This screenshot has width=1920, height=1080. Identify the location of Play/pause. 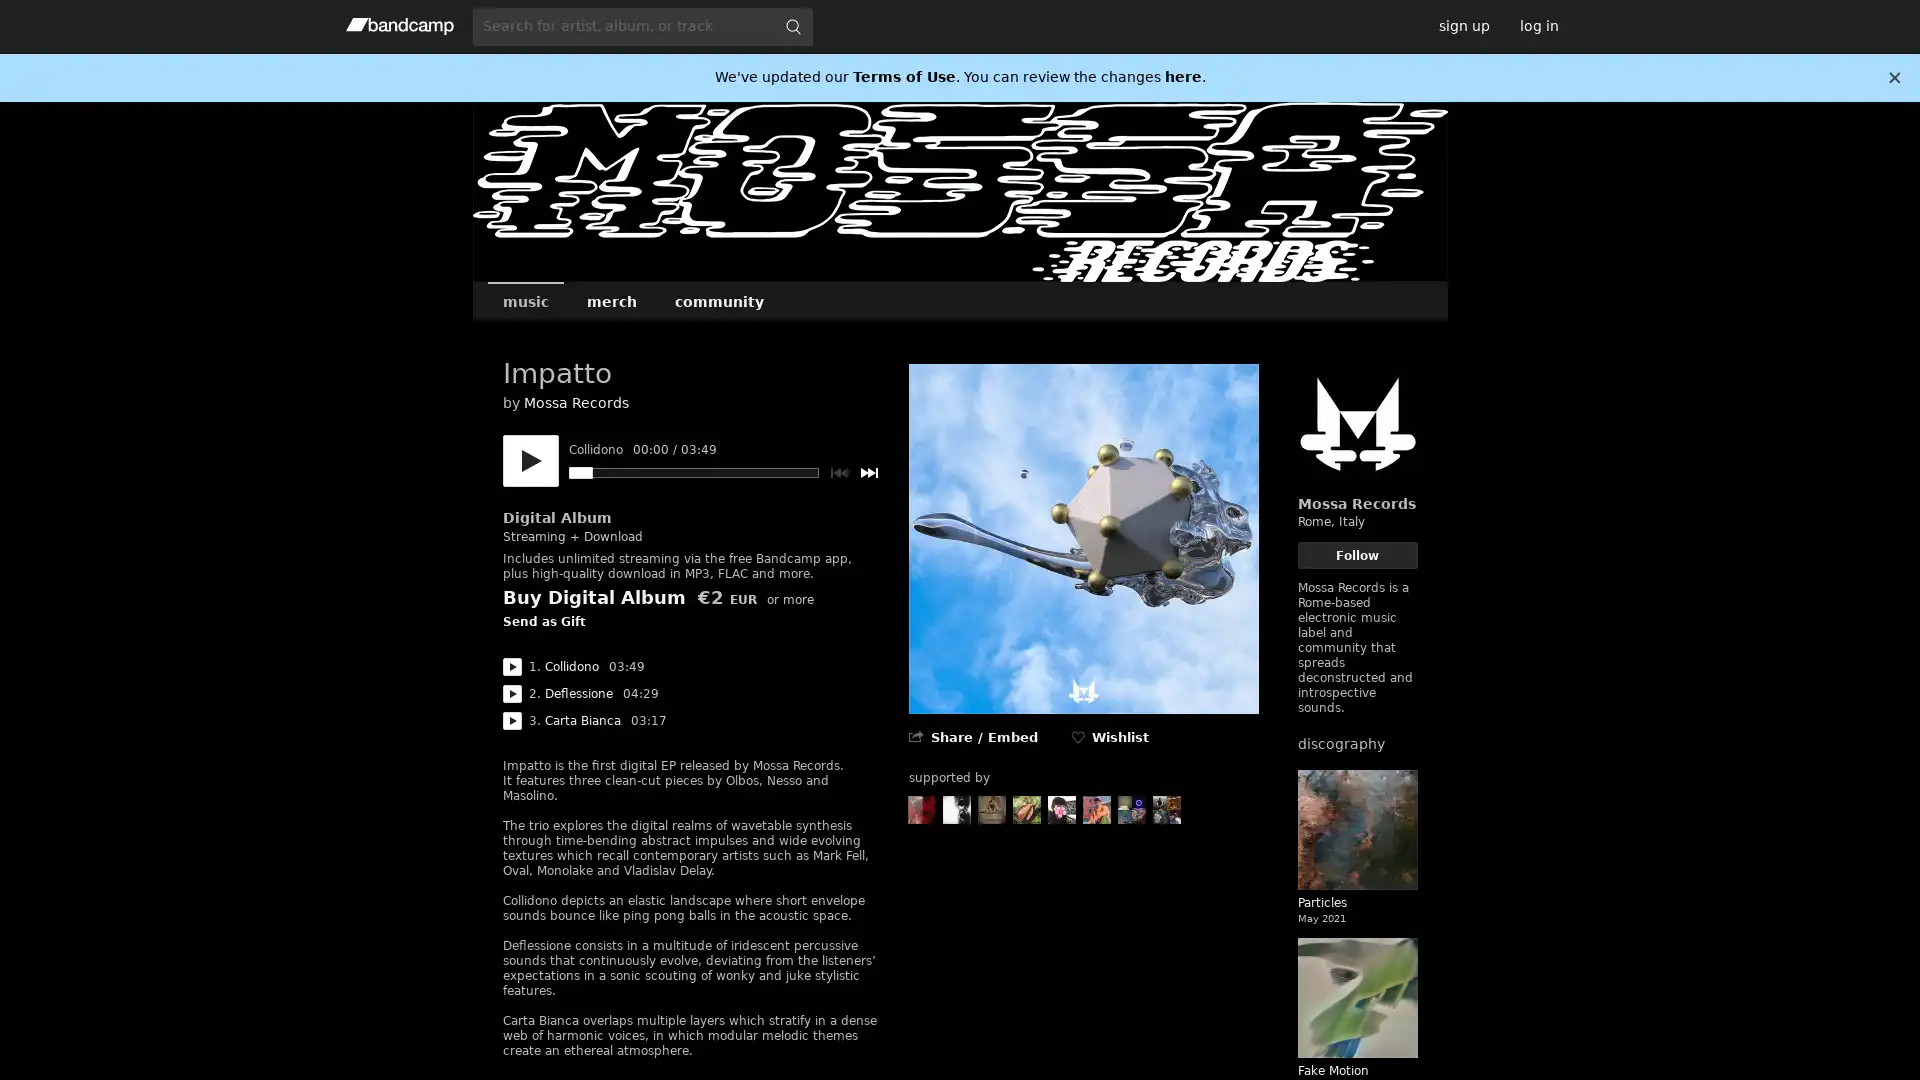
(529, 461).